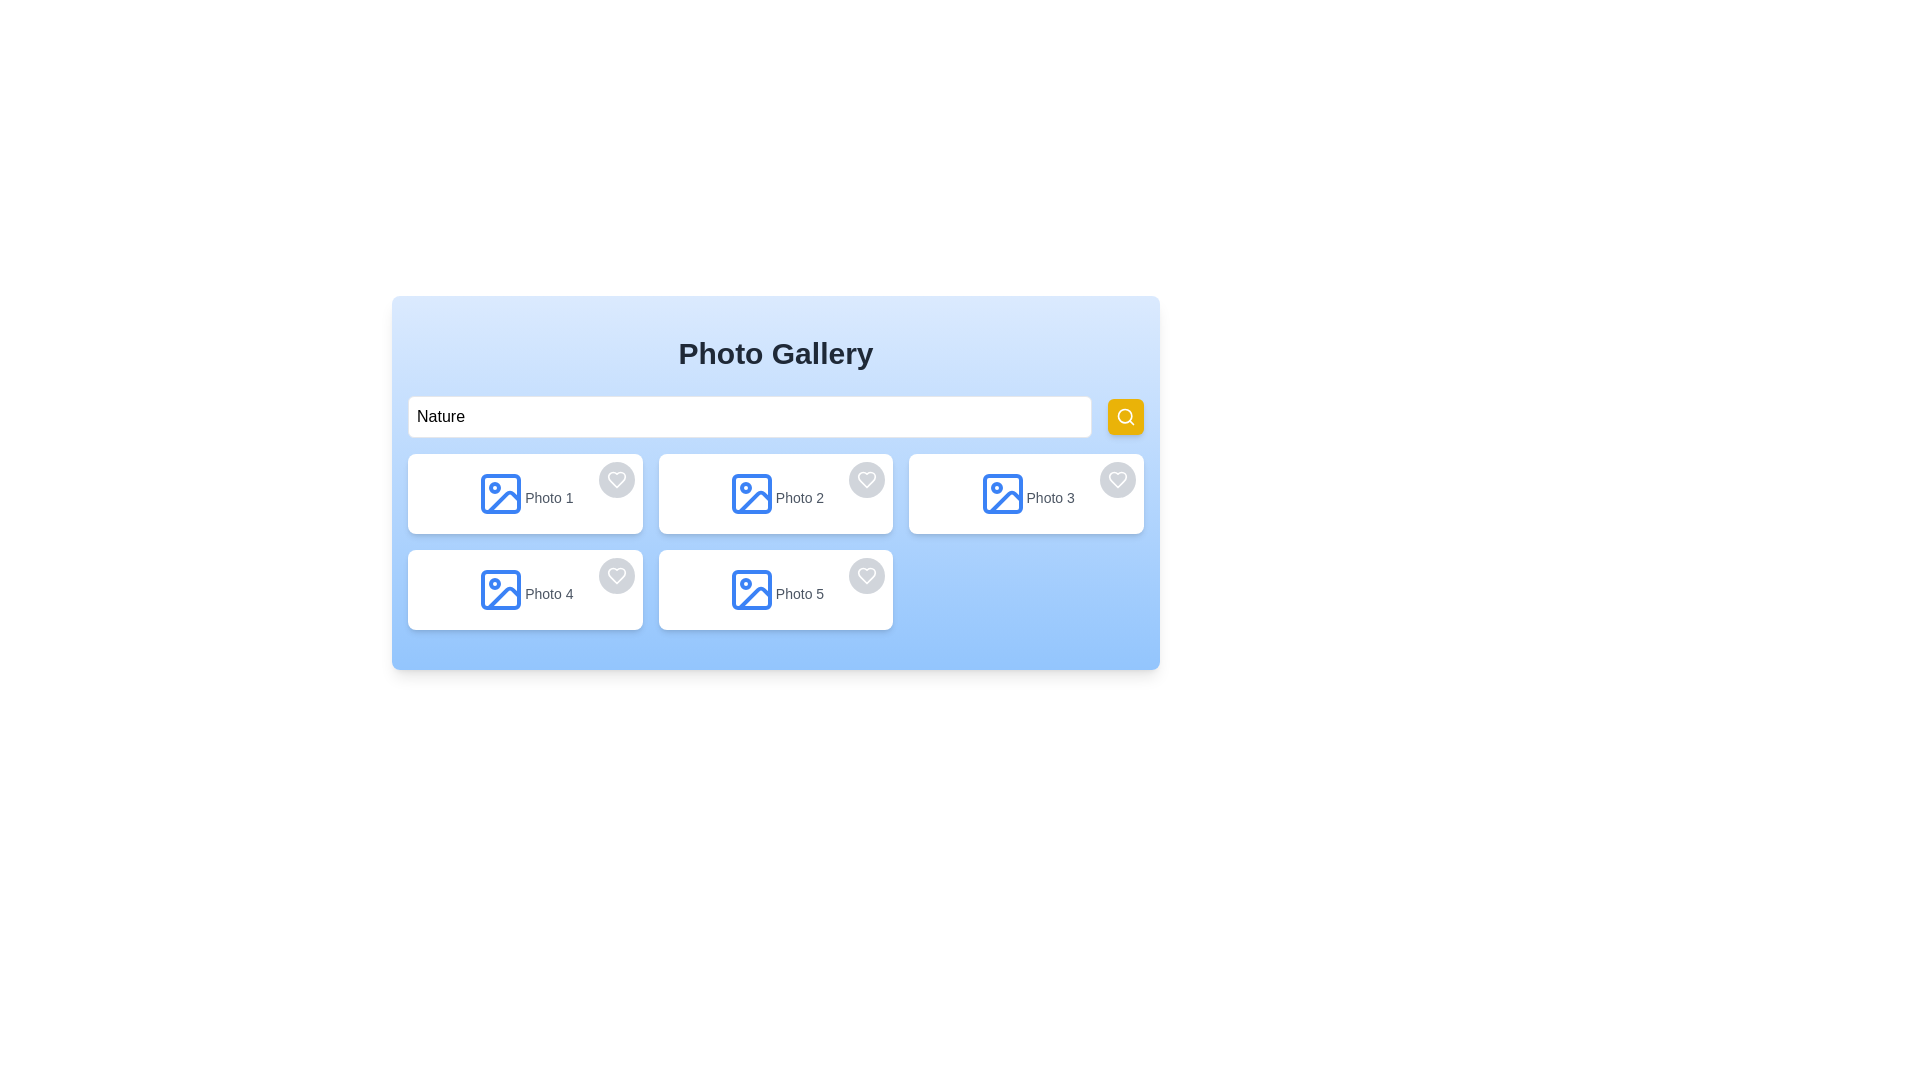 Image resolution: width=1920 pixels, height=1080 pixels. Describe the element at coordinates (800, 496) in the screenshot. I see `text from the label positioned in the center column beneath the image icon in the grid layout` at that location.